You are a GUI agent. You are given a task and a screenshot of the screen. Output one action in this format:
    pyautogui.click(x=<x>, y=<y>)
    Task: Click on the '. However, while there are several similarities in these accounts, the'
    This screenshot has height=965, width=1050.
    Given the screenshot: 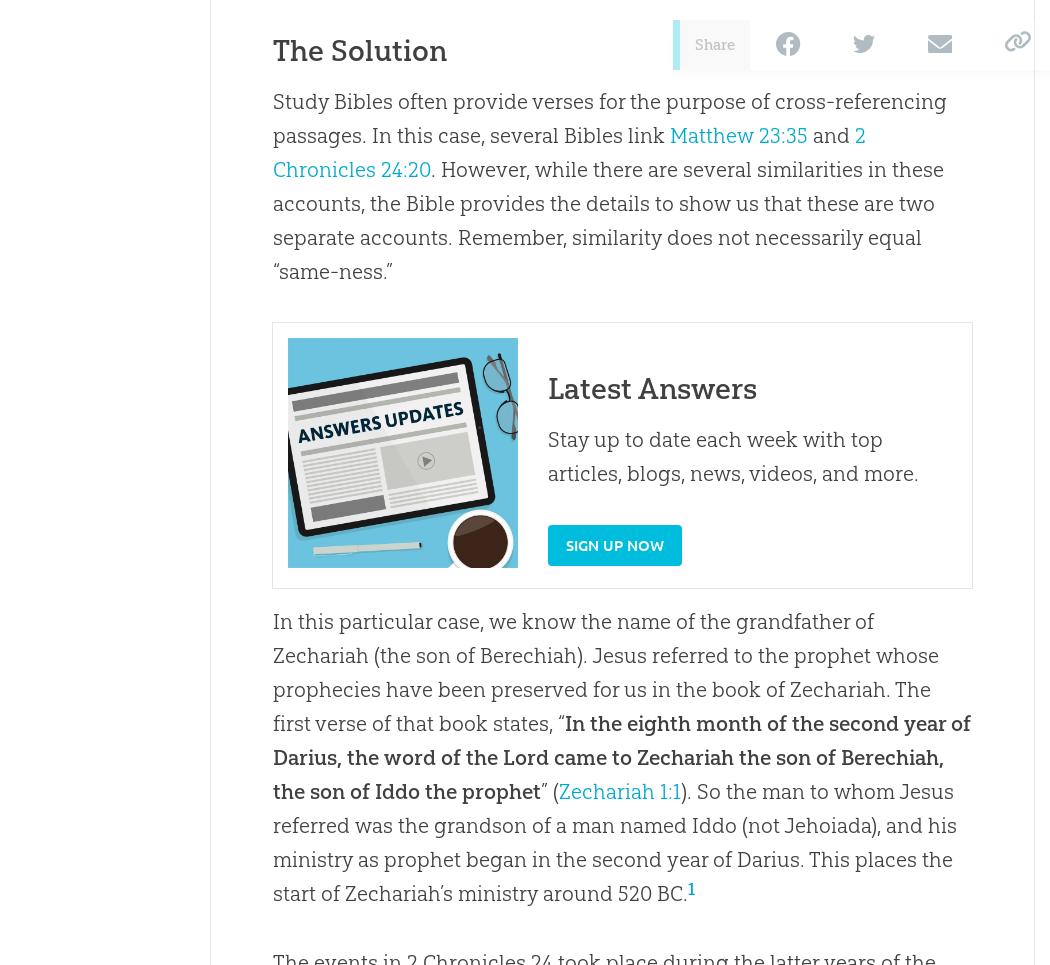 What is the action you would take?
    pyautogui.click(x=607, y=185)
    